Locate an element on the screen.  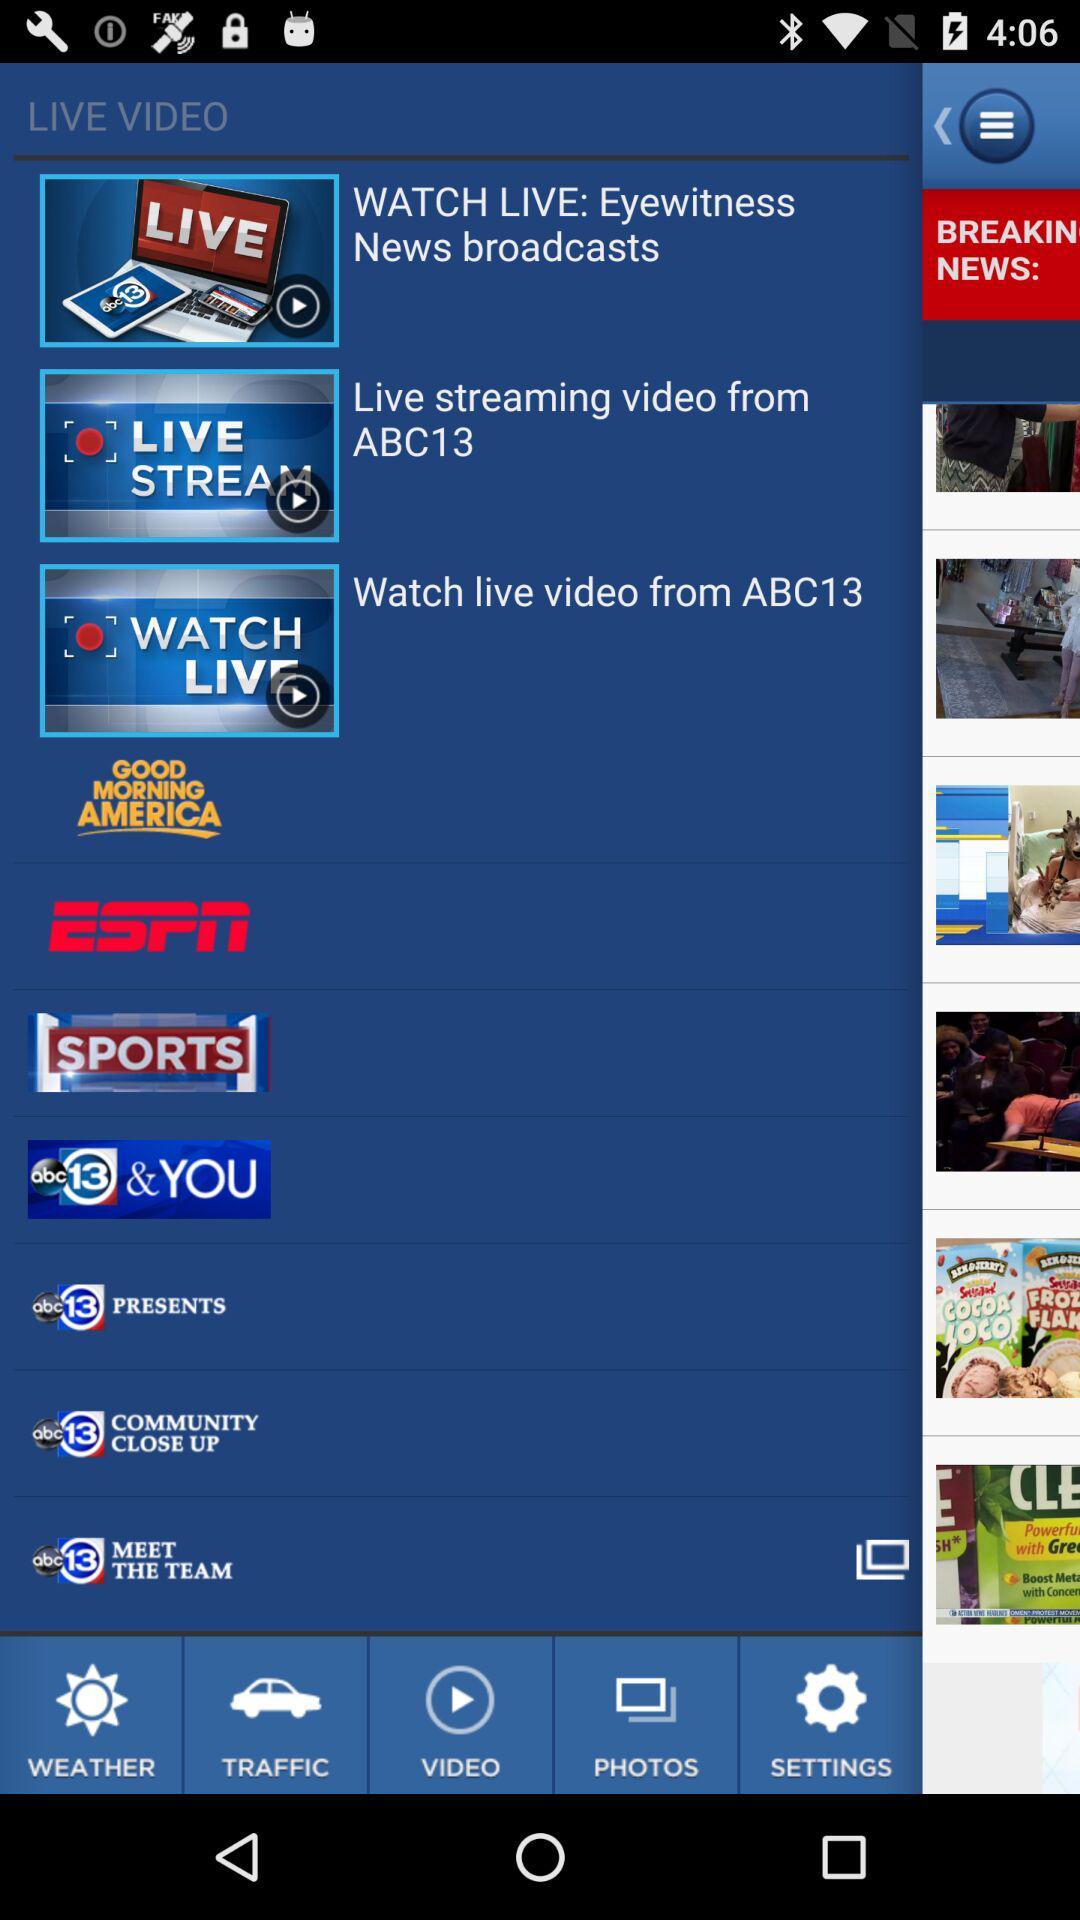
see traffic status is located at coordinates (275, 1714).